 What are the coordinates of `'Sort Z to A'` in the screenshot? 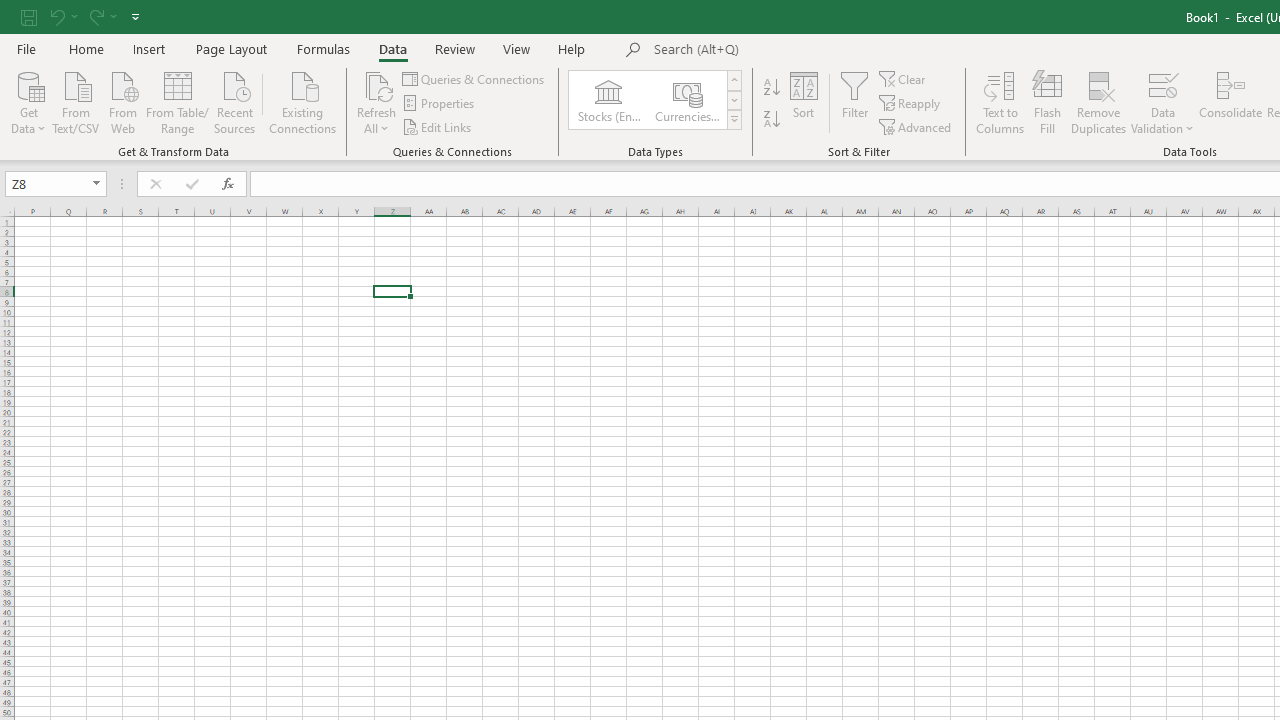 It's located at (771, 119).